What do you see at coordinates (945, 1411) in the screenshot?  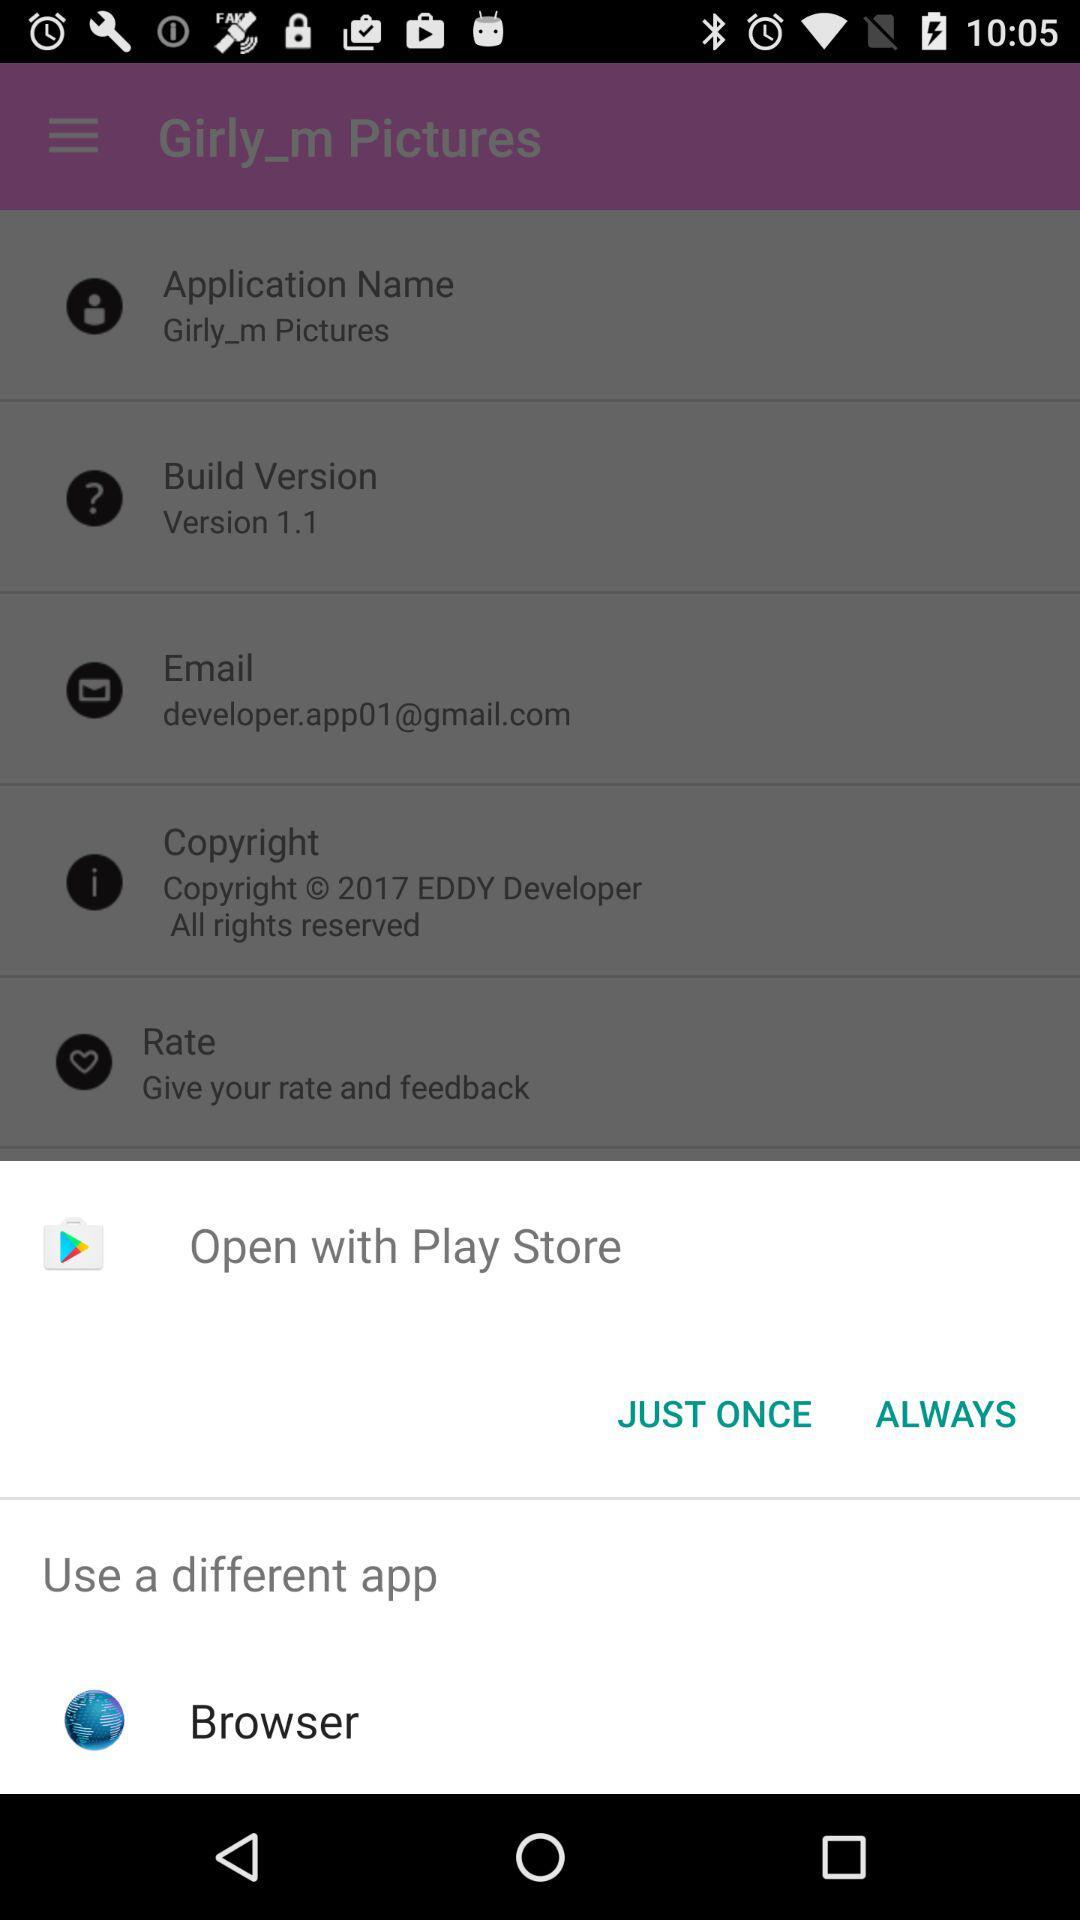 I see `the always button` at bounding box center [945, 1411].